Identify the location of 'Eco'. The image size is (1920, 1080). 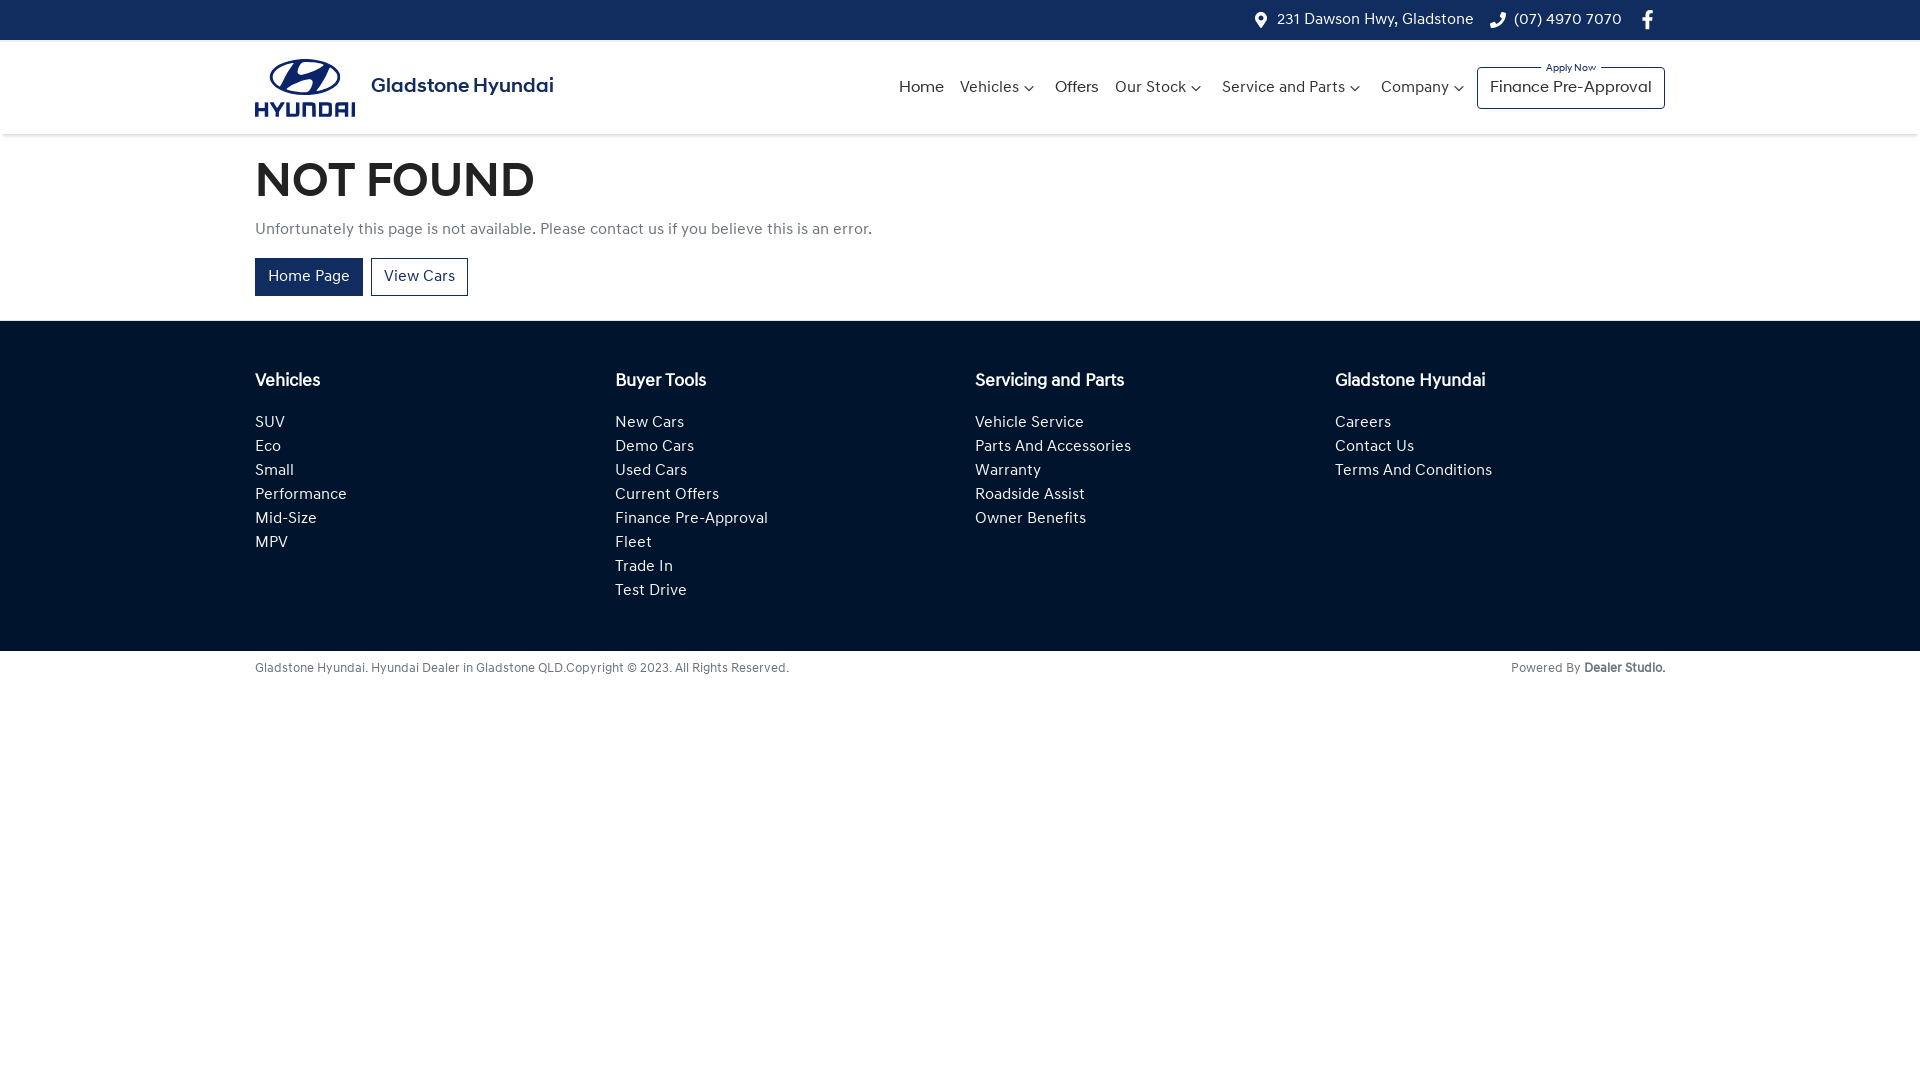
(253, 446).